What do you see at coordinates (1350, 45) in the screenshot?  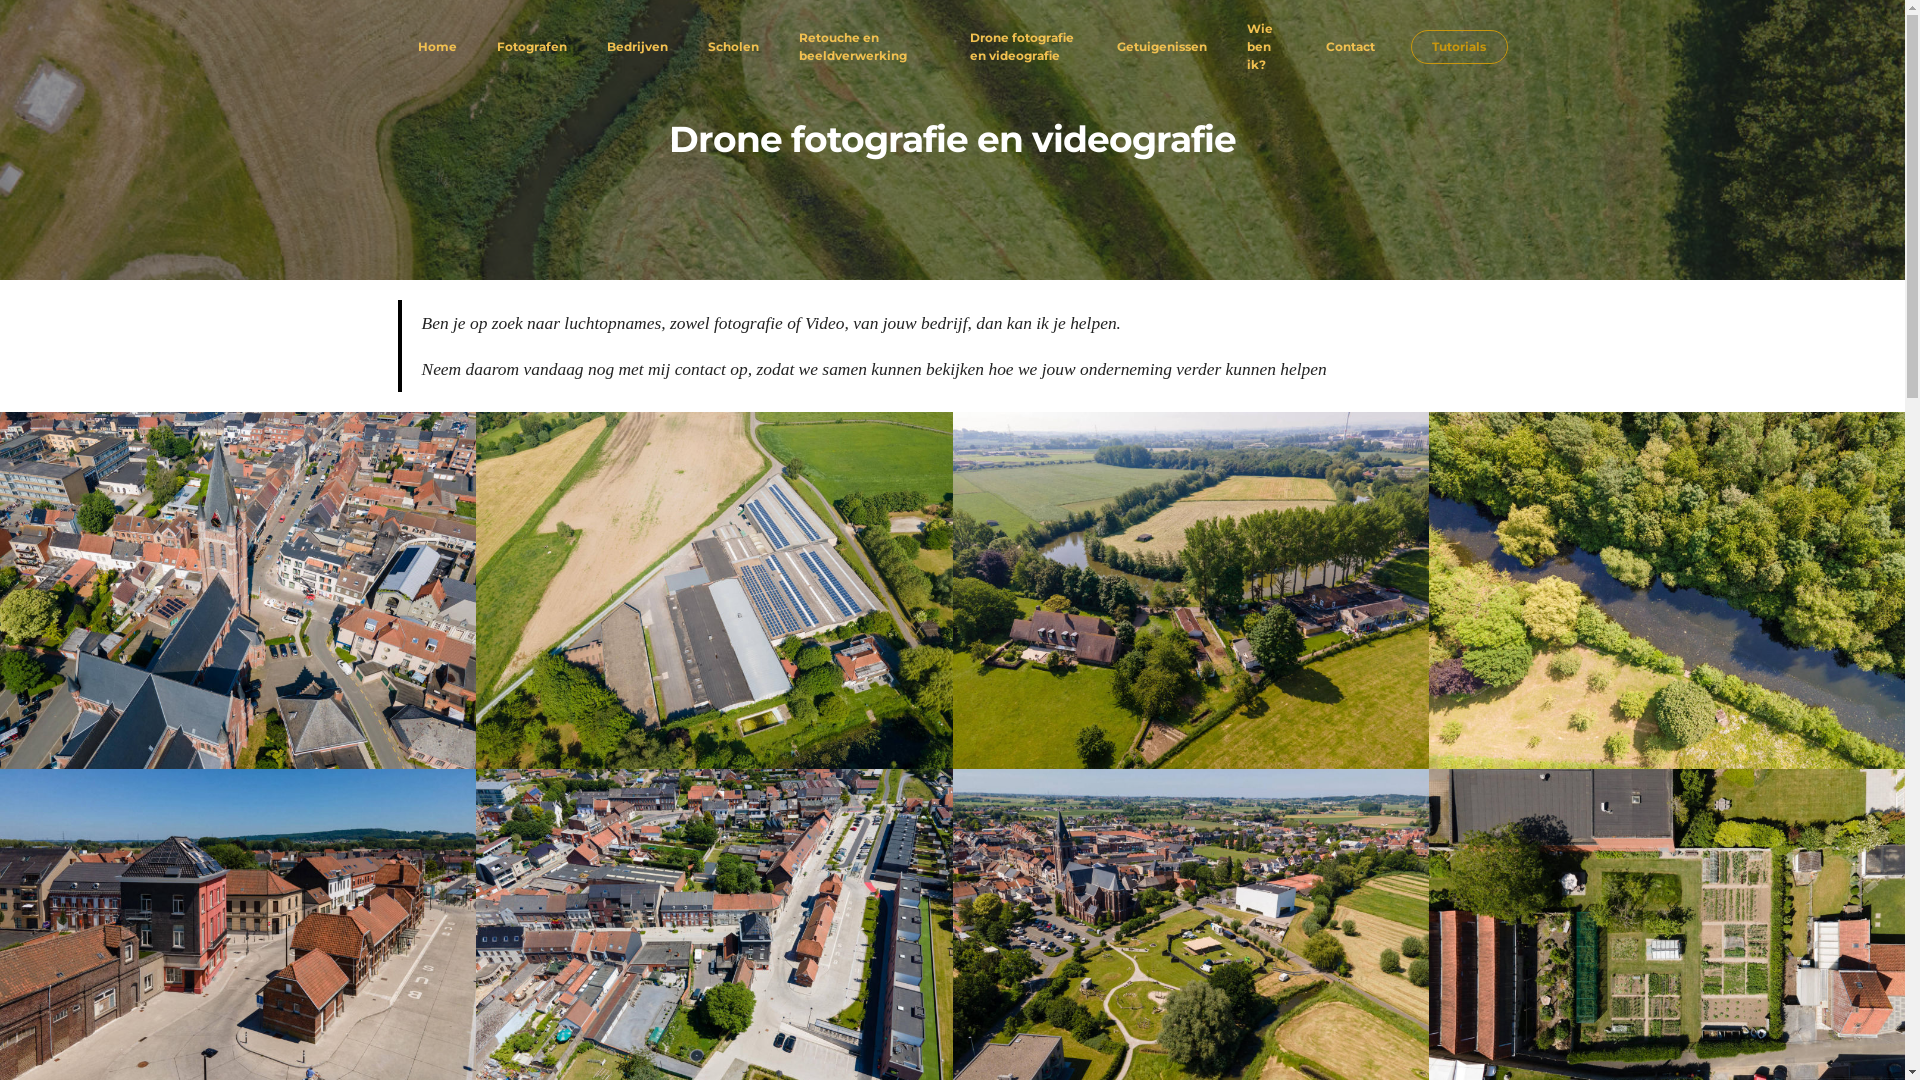 I see `'Contact'` at bounding box center [1350, 45].